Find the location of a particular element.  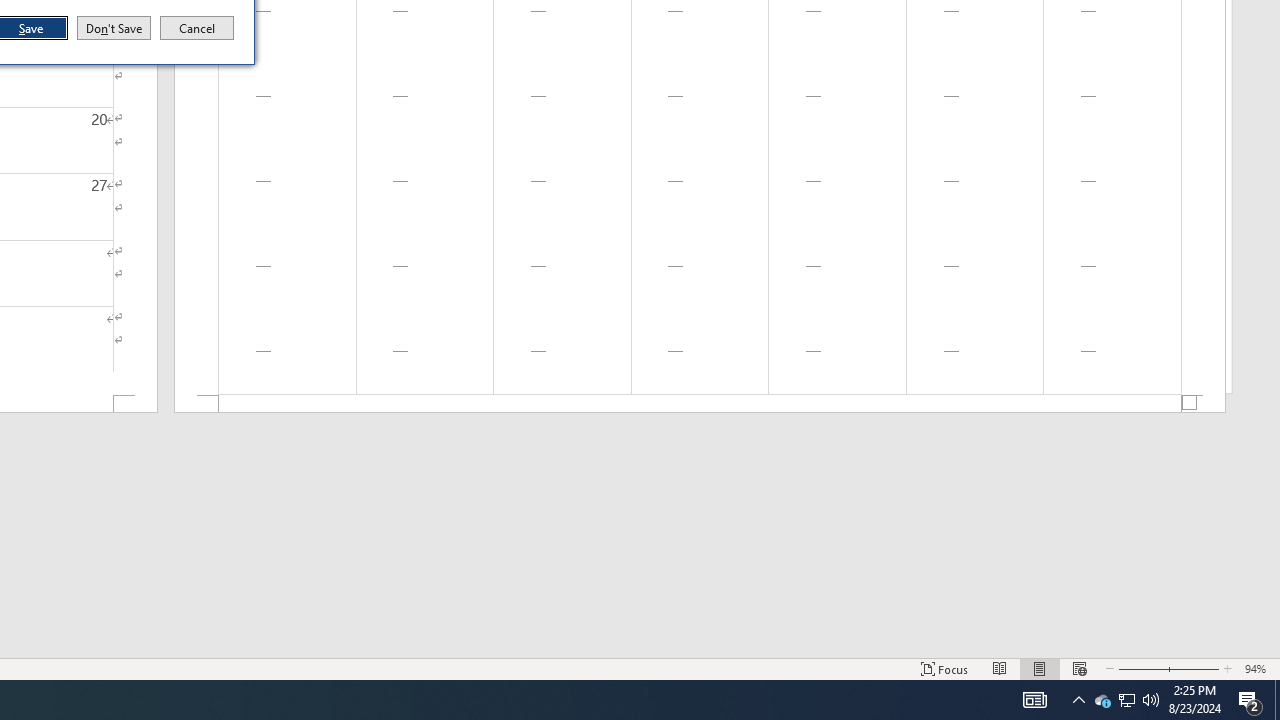

'Q2790: 100%' is located at coordinates (1127, 698).